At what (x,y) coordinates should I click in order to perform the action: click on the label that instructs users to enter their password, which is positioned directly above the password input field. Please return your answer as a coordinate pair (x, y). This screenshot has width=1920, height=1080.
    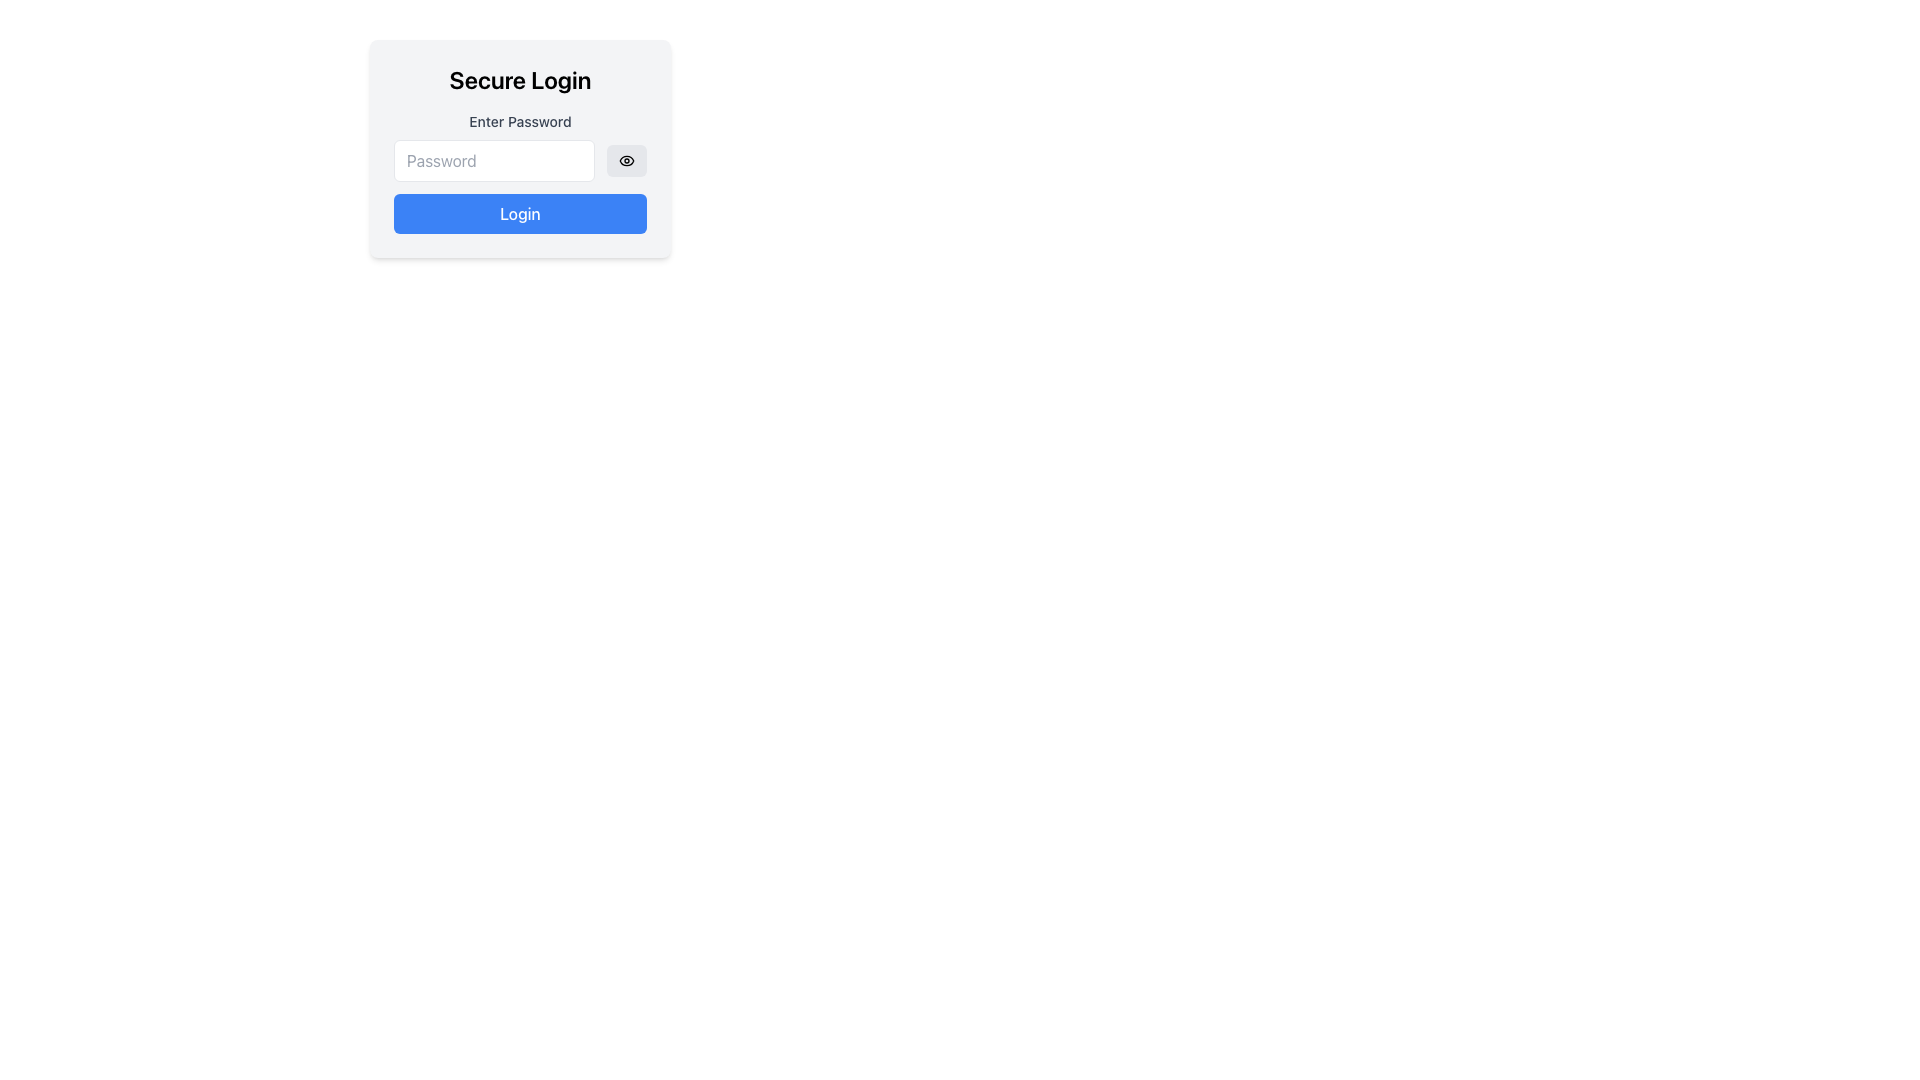
    Looking at the image, I should click on (520, 122).